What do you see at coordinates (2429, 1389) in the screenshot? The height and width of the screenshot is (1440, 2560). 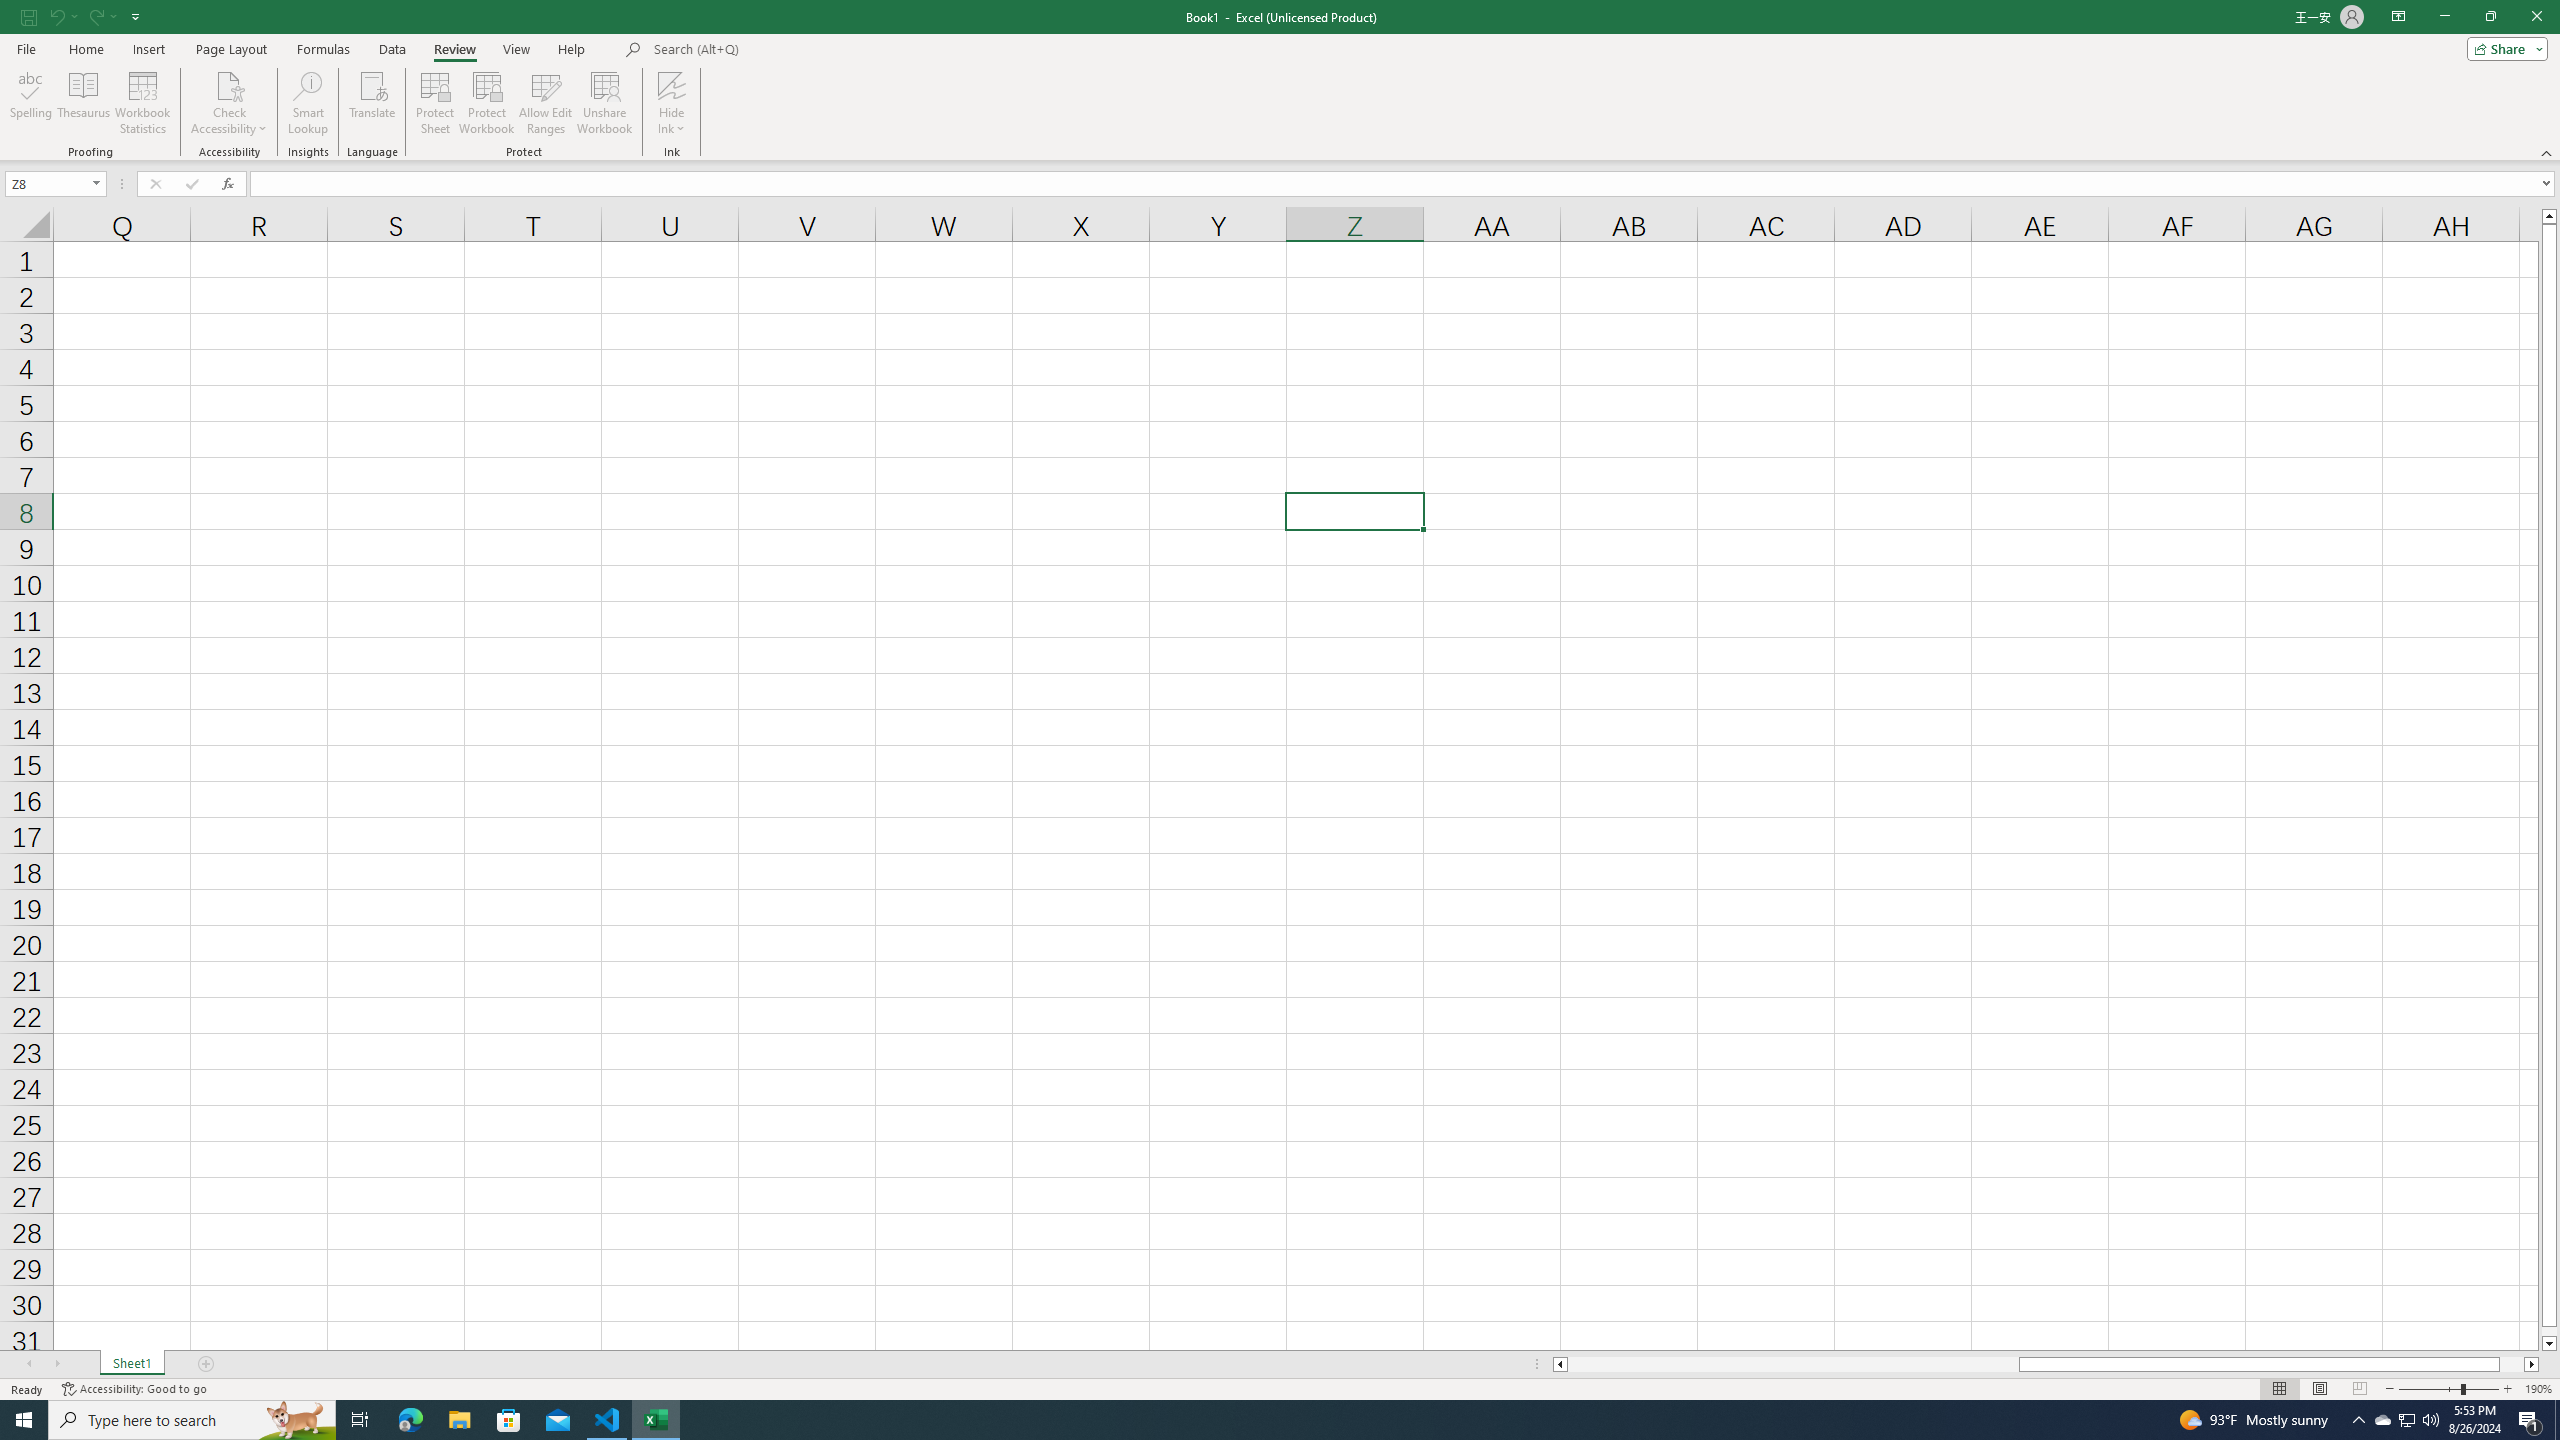 I see `'Zoom Out'` at bounding box center [2429, 1389].